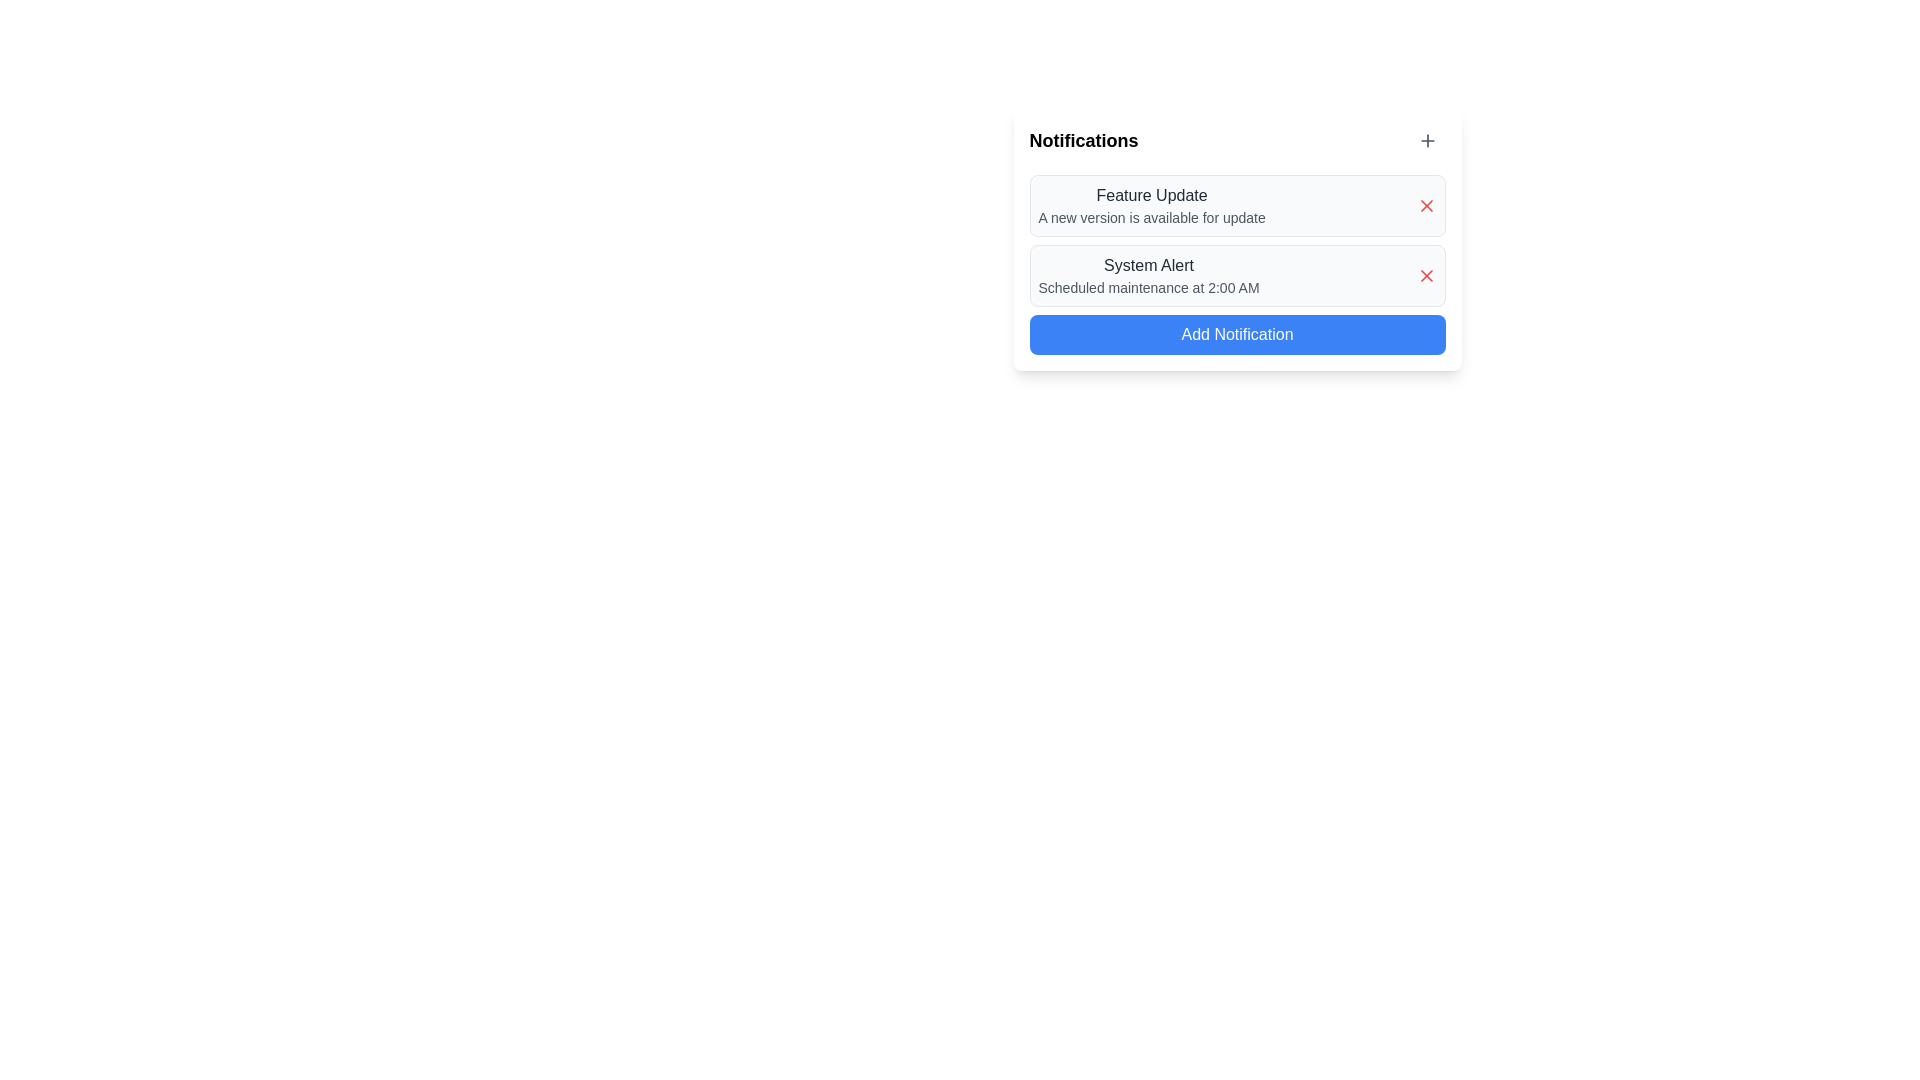 The width and height of the screenshot is (1920, 1080). Describe the element at coordinates (1425, 276) in the screenshot. I see `the red 'X' icon button located at the top-right corner of the 'System Alert' notification card` at that location.